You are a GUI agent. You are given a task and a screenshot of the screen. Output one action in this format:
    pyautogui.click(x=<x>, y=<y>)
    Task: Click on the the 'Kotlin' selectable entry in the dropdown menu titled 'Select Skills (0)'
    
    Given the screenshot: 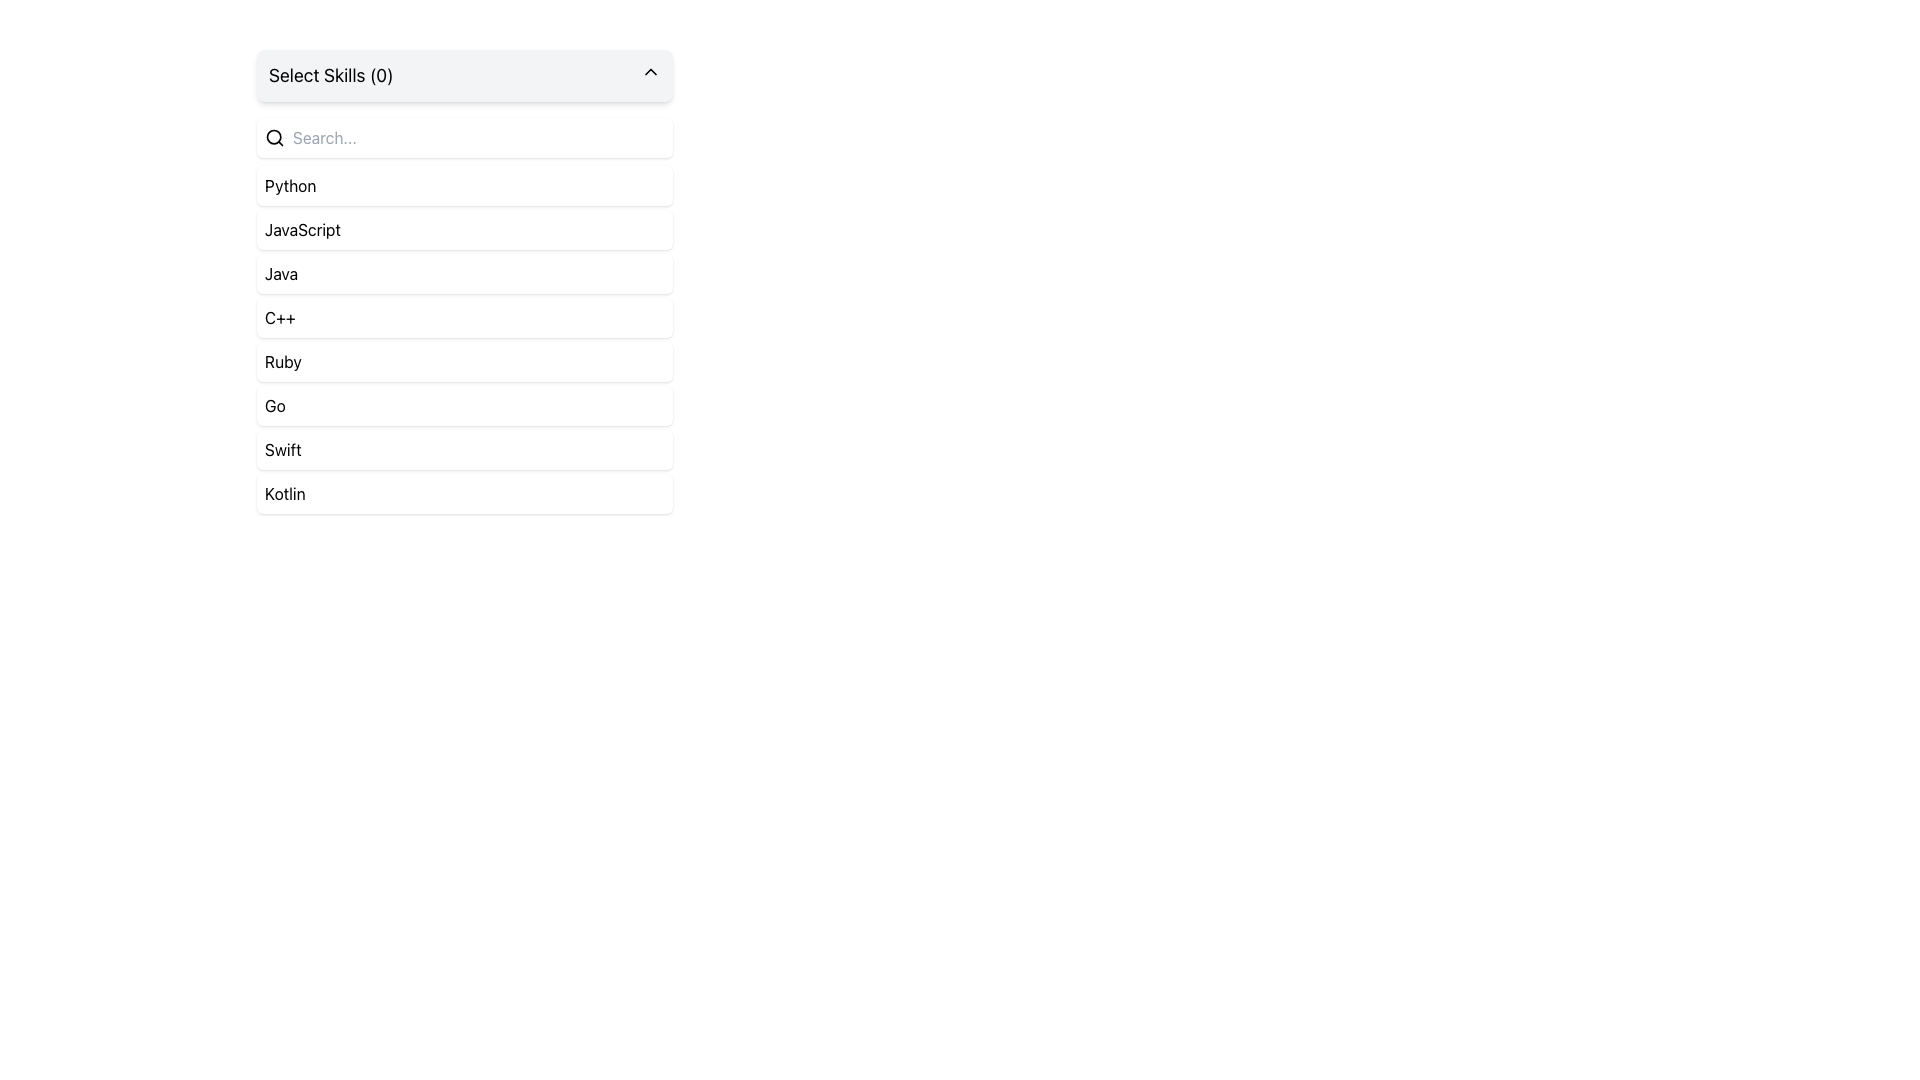 What is the action you would take?
    pyautogui.click(x=284, y=493)
    